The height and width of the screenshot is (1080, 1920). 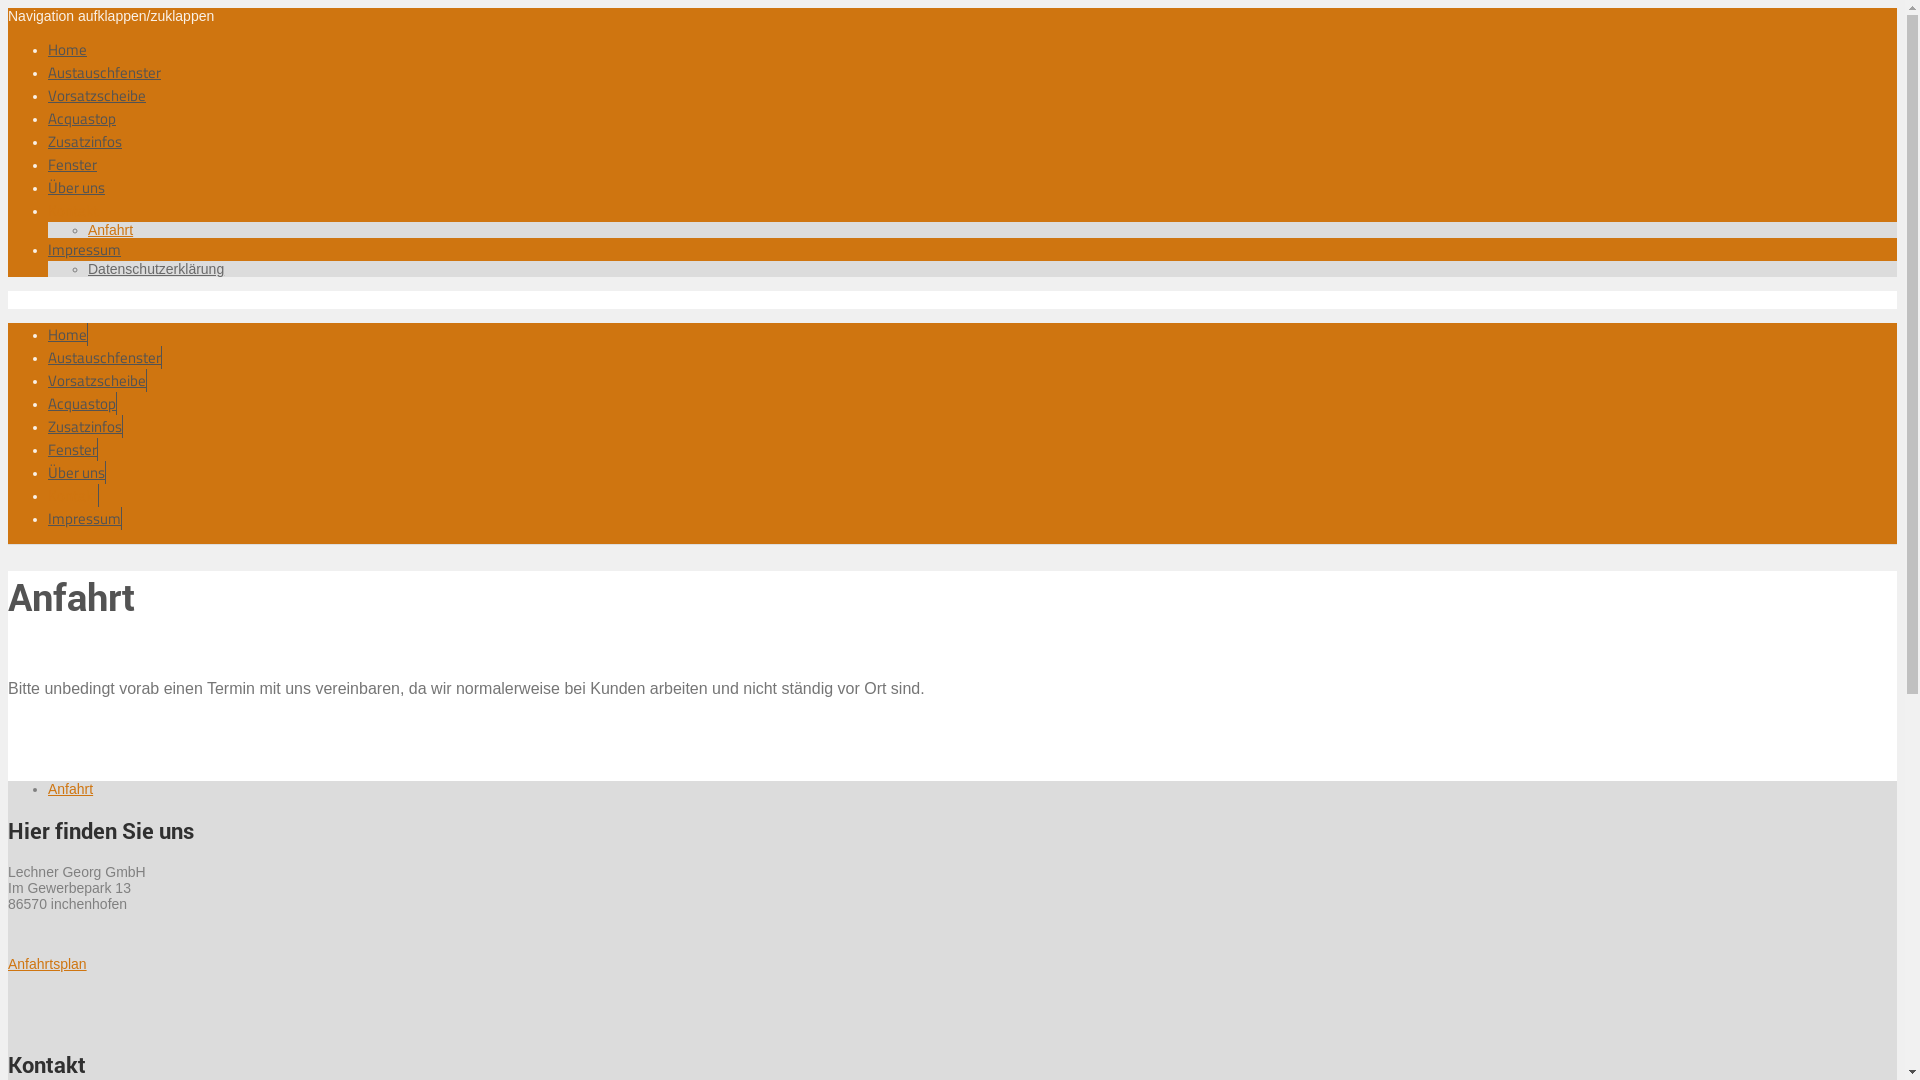 What do you see at coordinates (48, 517) in the screenshot?
I see `'Impressum'` at bounding box center [48, 517].